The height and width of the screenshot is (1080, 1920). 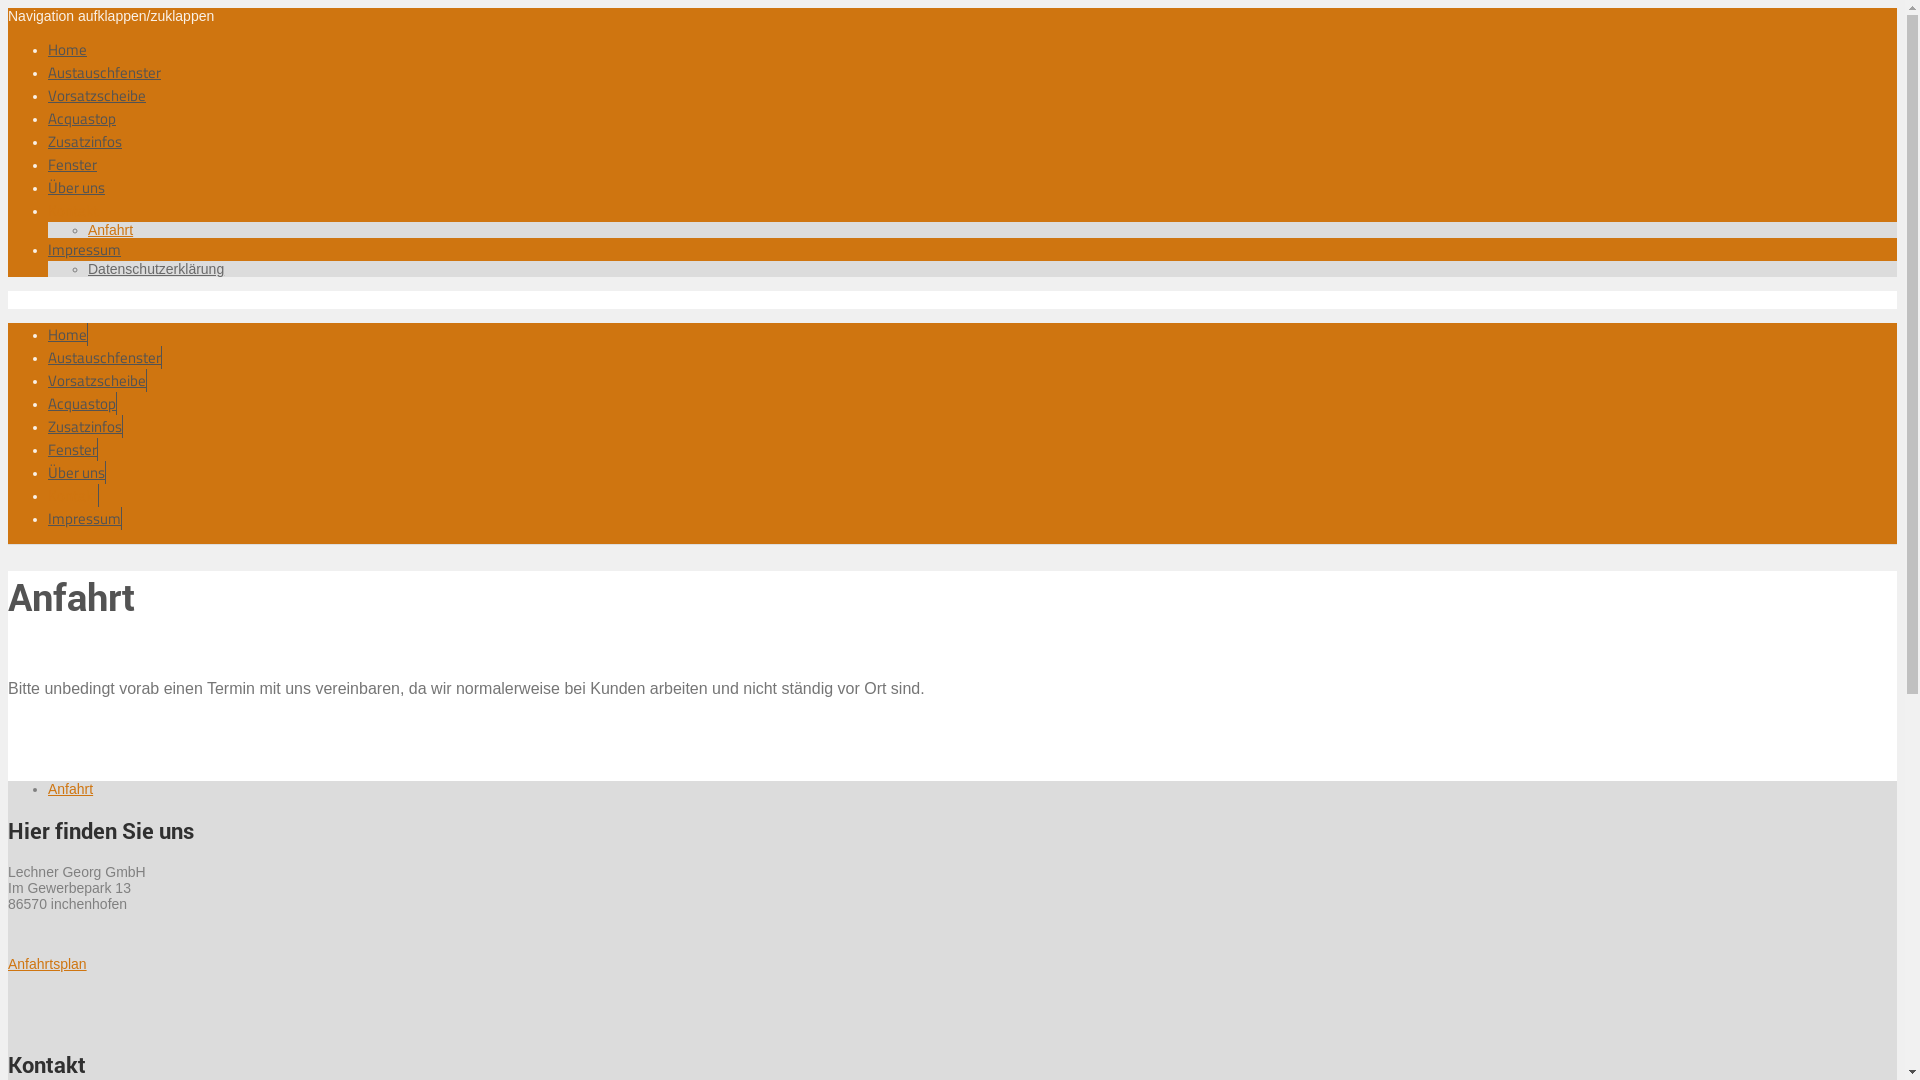 What do you see at coordinates (48, 517) in the screenshot?
I see `'Impressum'` at bounding box center [48, 517].